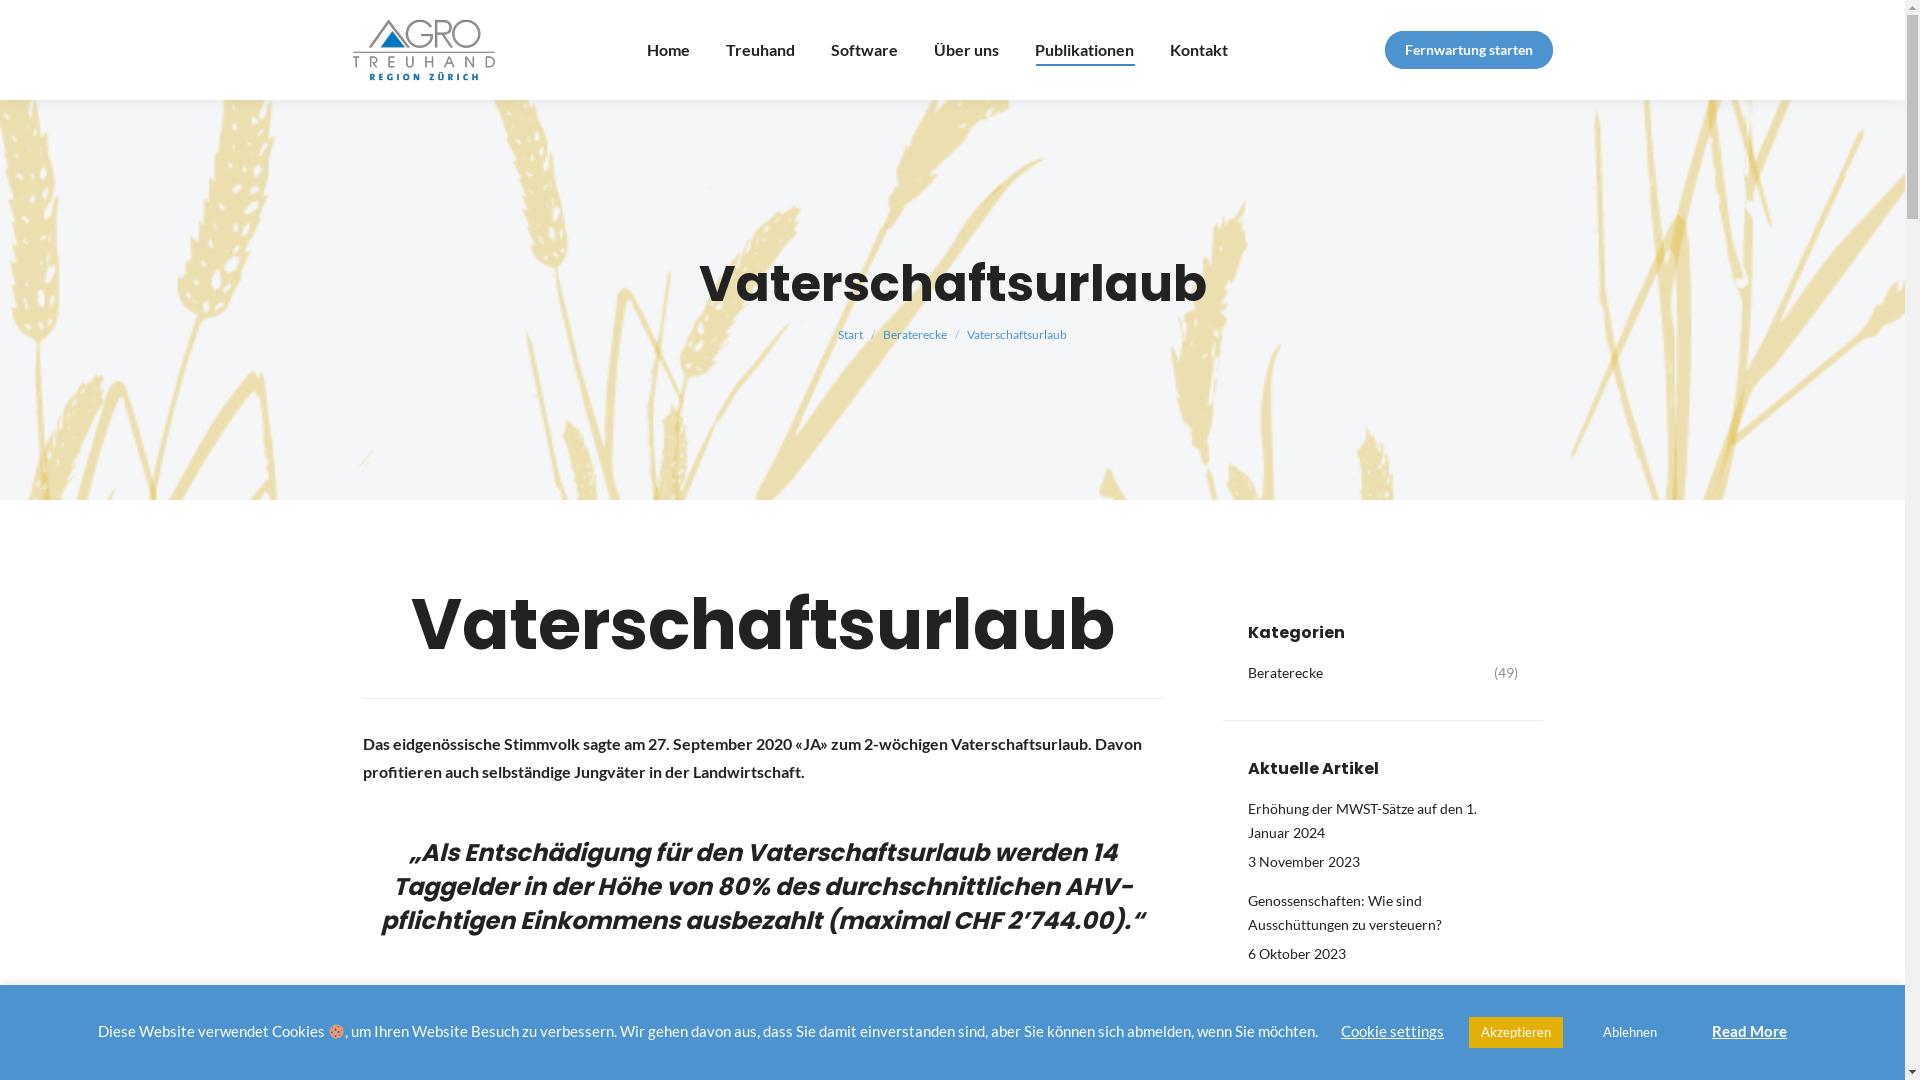 The height and width of the screenshot is (1080, 1920). I want to click on 'Kontakt', so click(1199, 49).